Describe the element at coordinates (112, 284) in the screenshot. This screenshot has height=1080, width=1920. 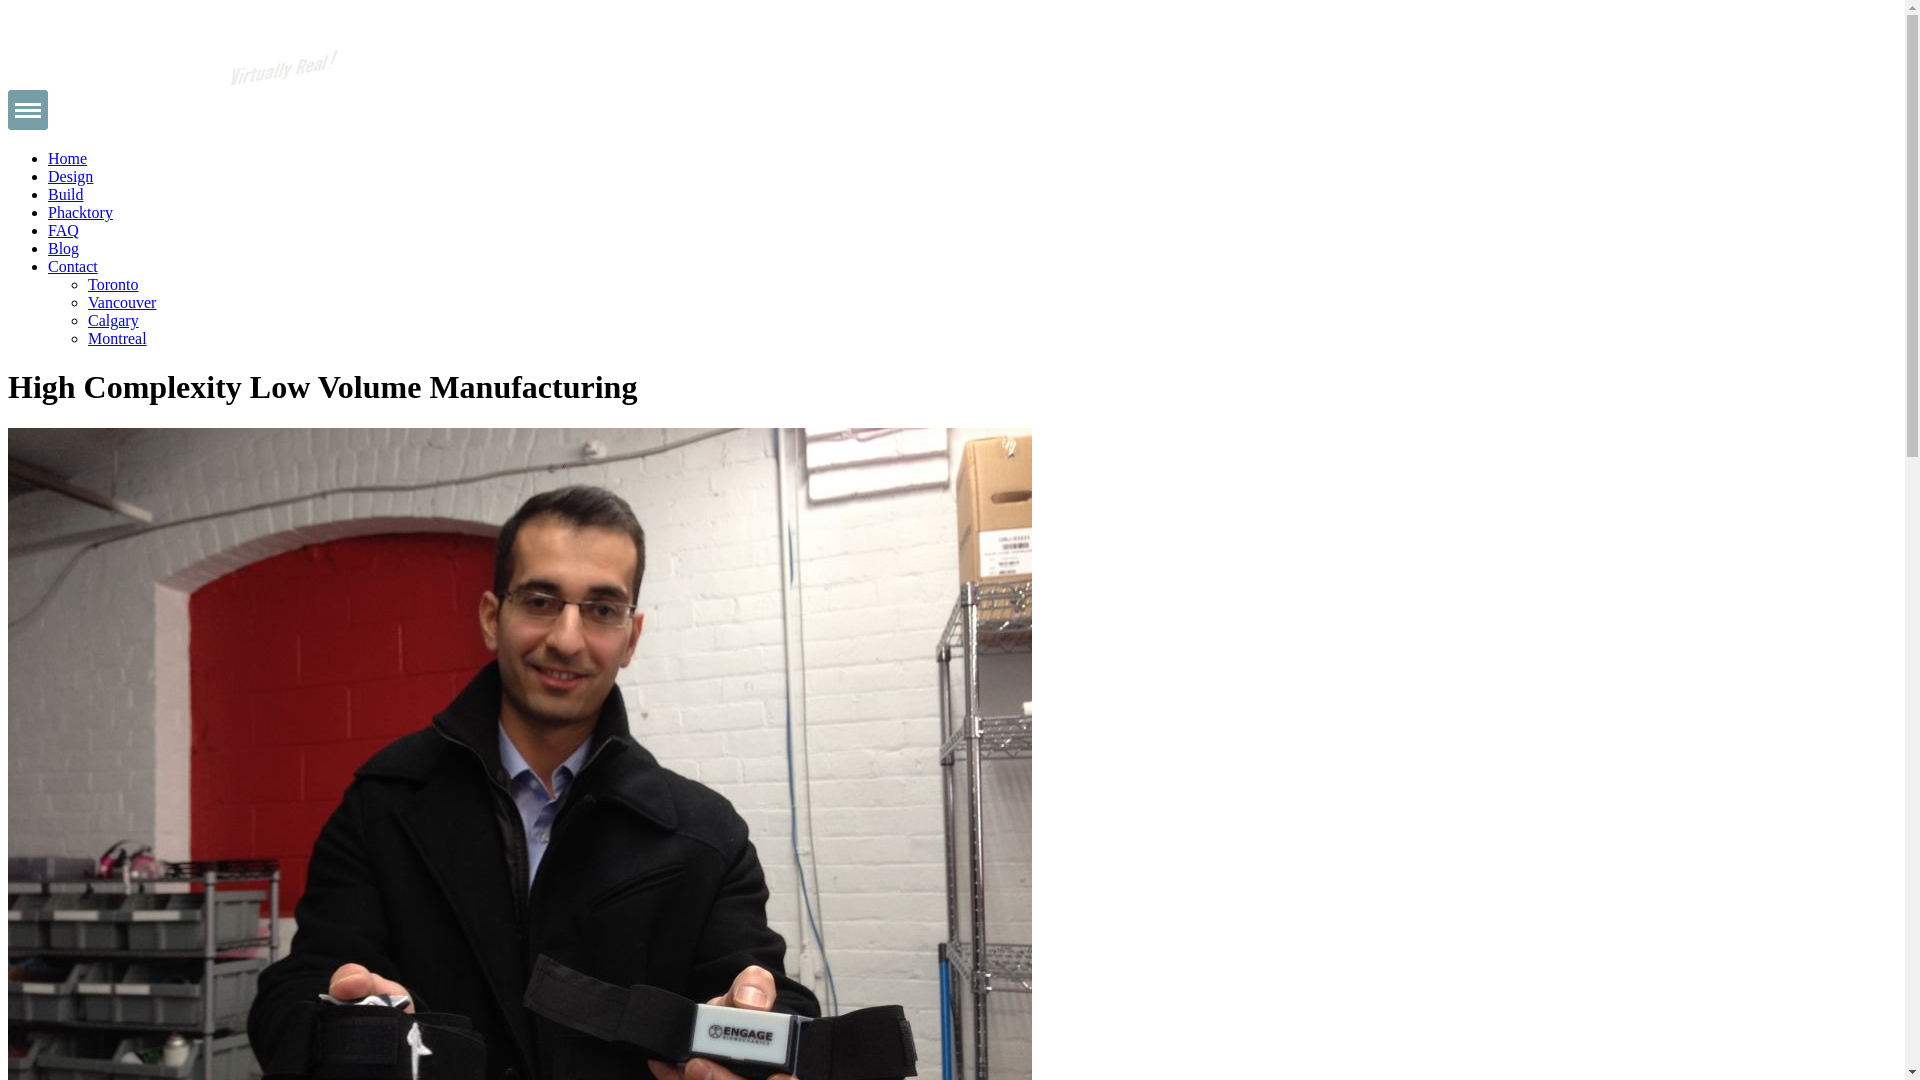
I see `'Toronto'` at that location.